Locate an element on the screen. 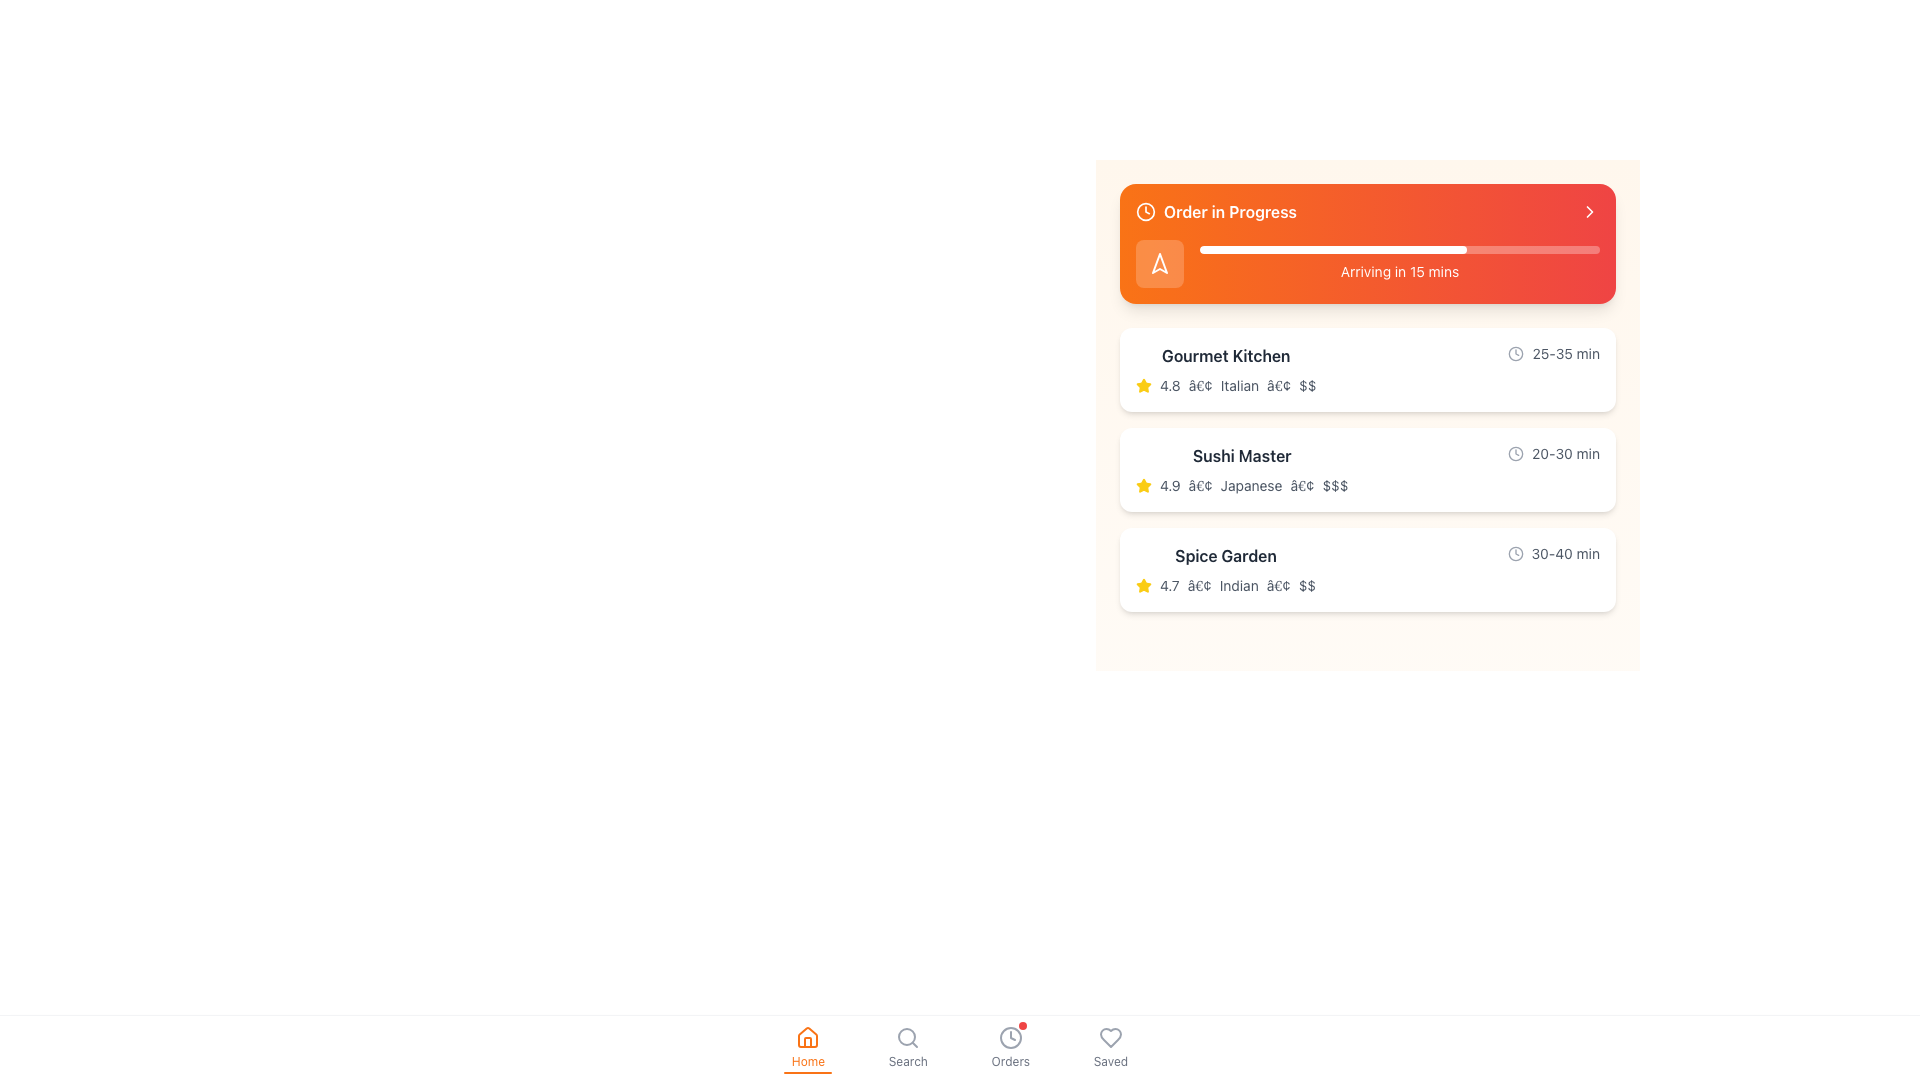  the static text displaying '30-40 min' in gray font, which is positioned to the right of a clock icon in the Spice Garden section is located at coordinates (1564, 554).